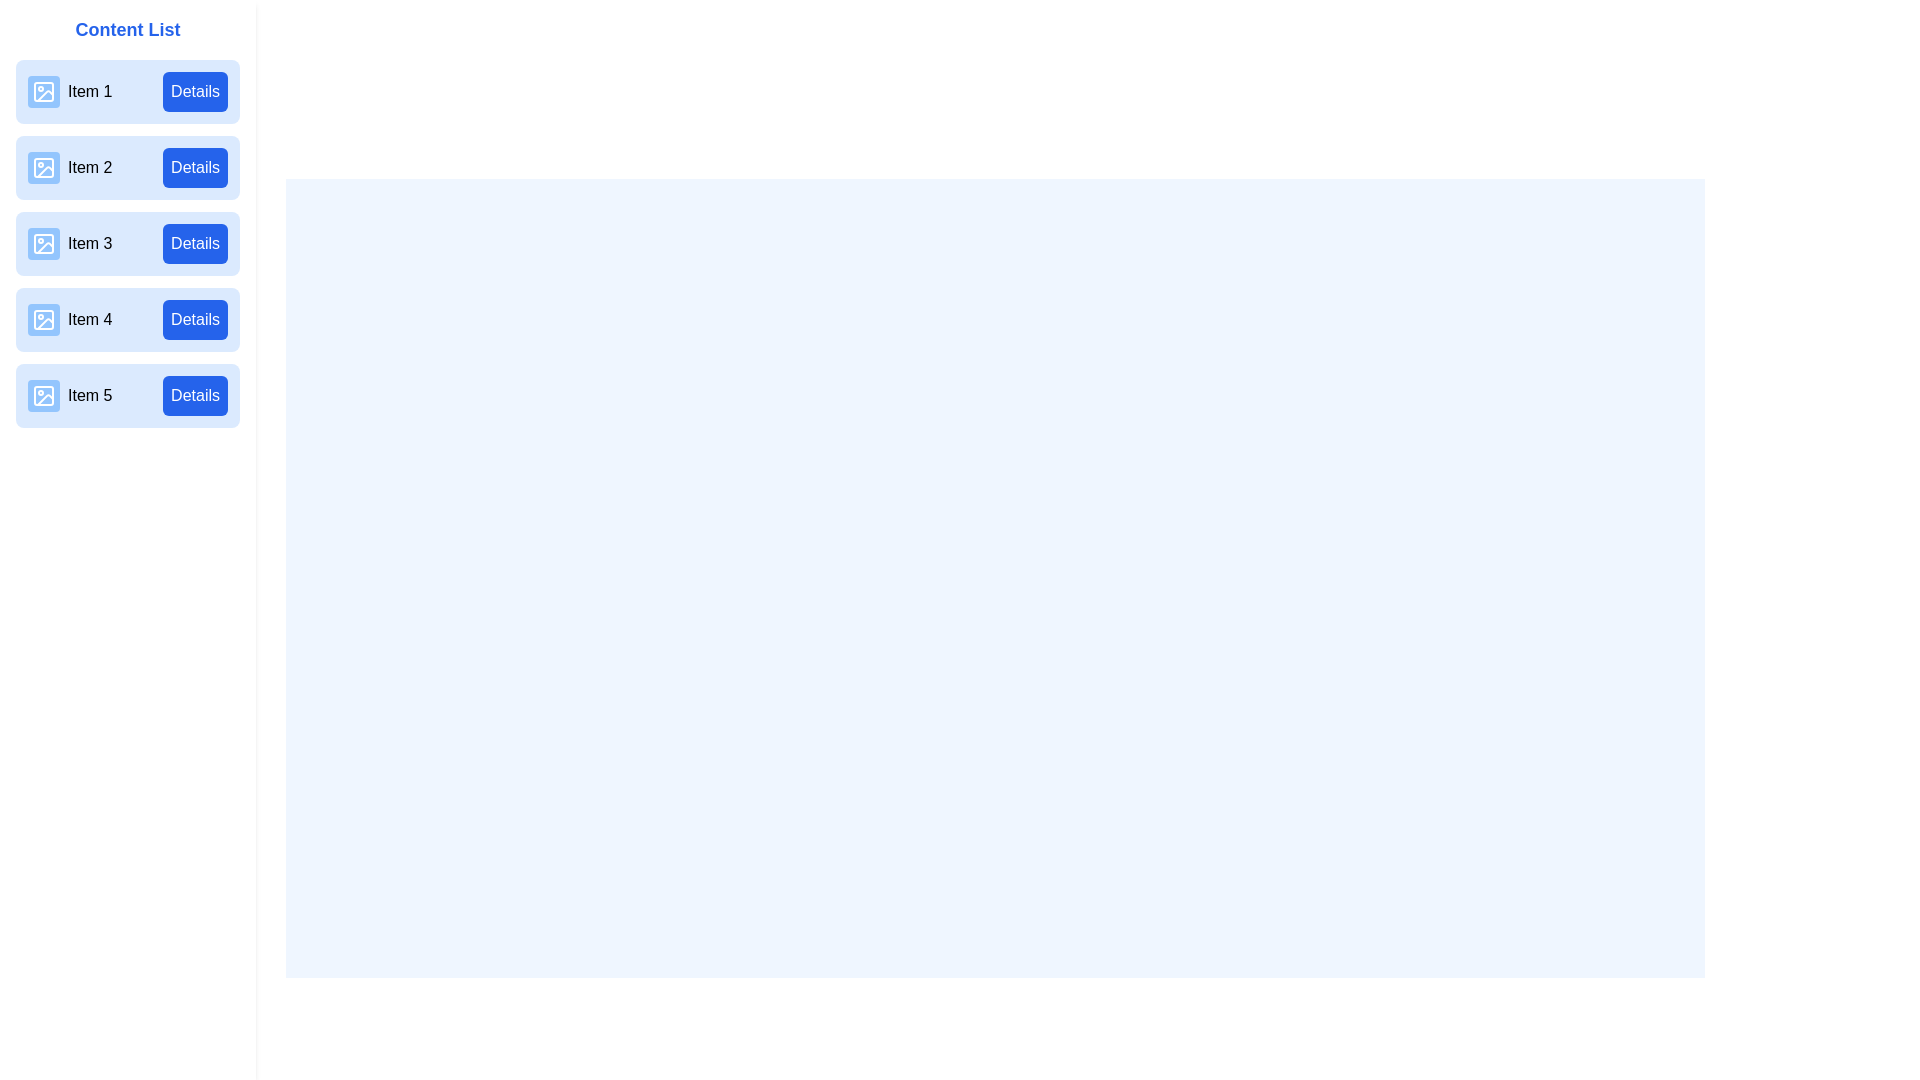 The image size is (1920, 1080). Describe the element at coordinates (43, 167) in the screenshot. I see `the icon representing image content associated with 'Item 2' in the list, positioned at the top-left corner of the entry` at that location.